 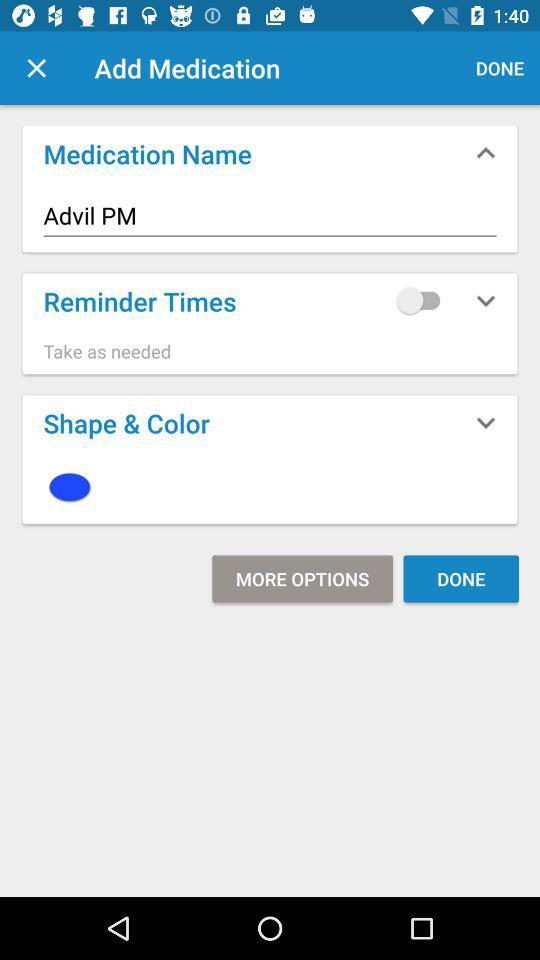 I want to click on reminder option, so click(x=422, y=299).